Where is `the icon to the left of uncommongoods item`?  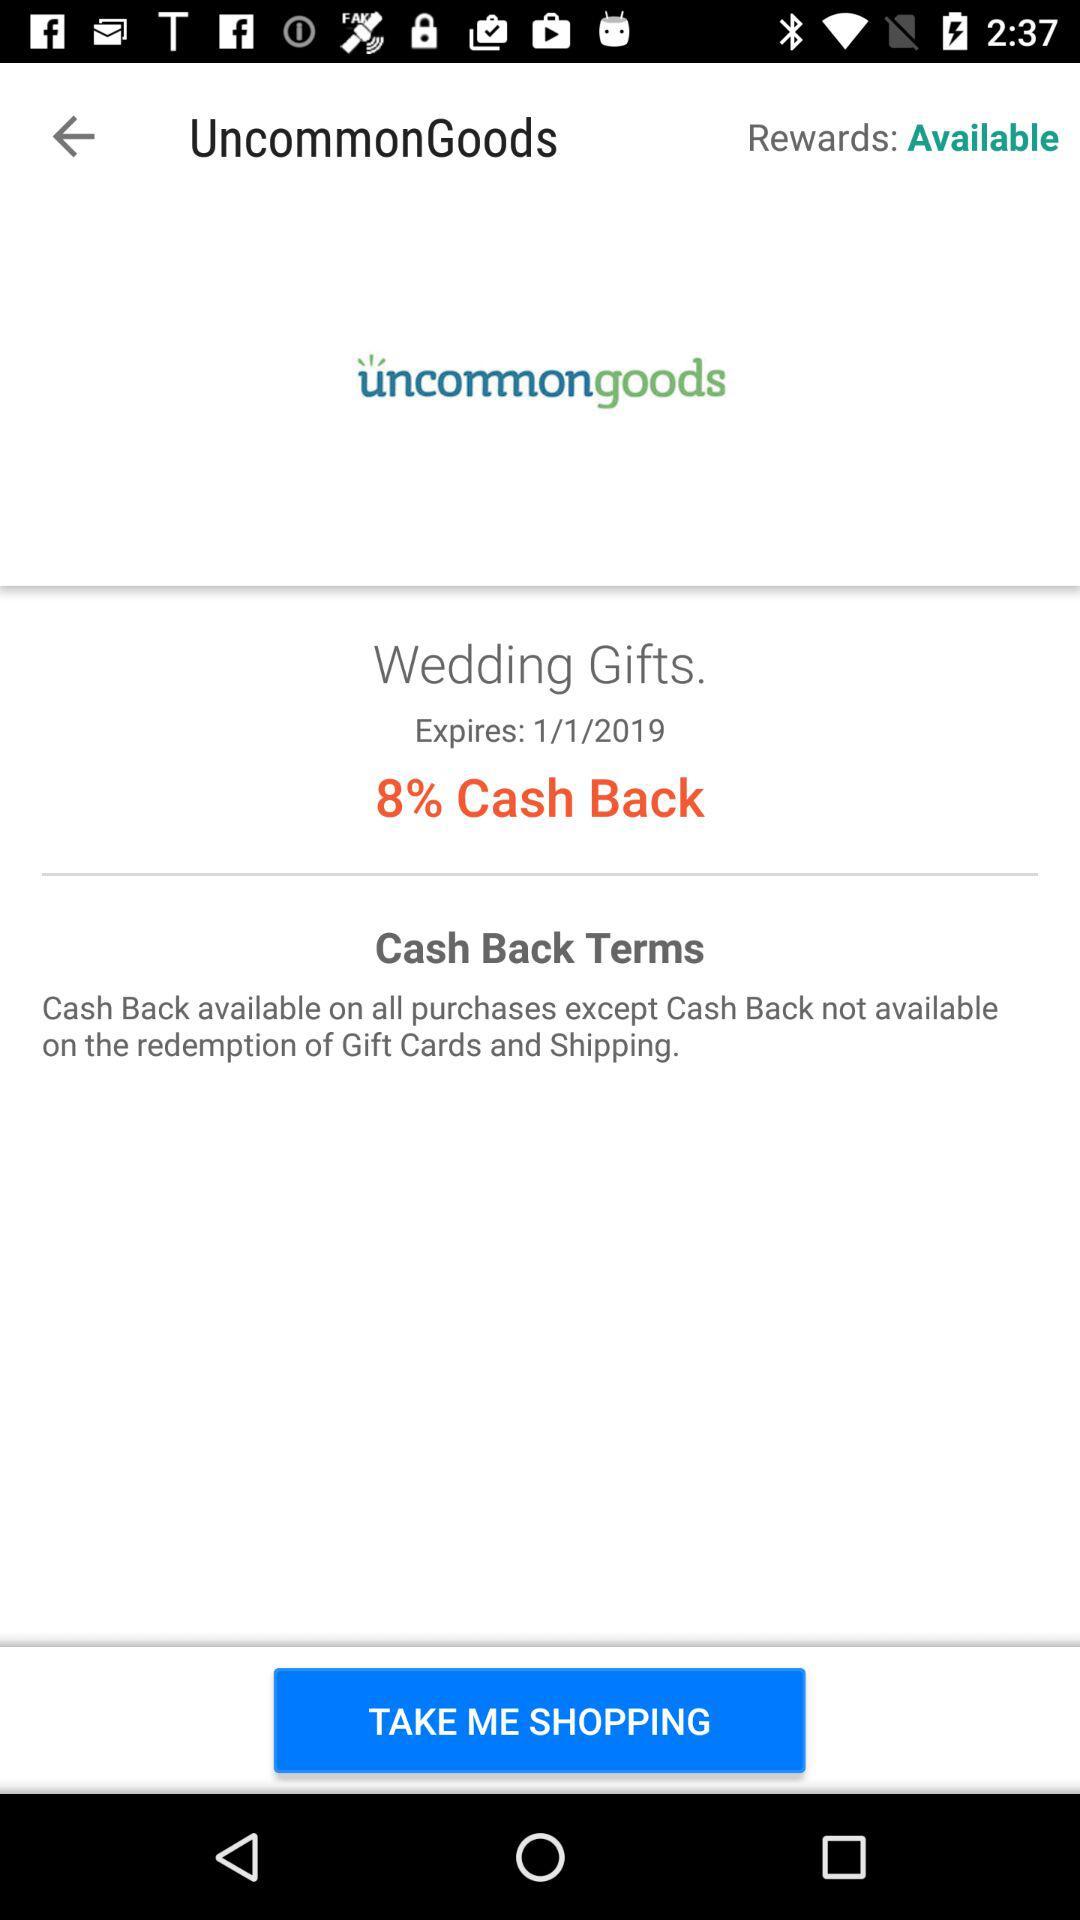
the icon to the left of uncommongoods item is located at coordinates (72, 135).